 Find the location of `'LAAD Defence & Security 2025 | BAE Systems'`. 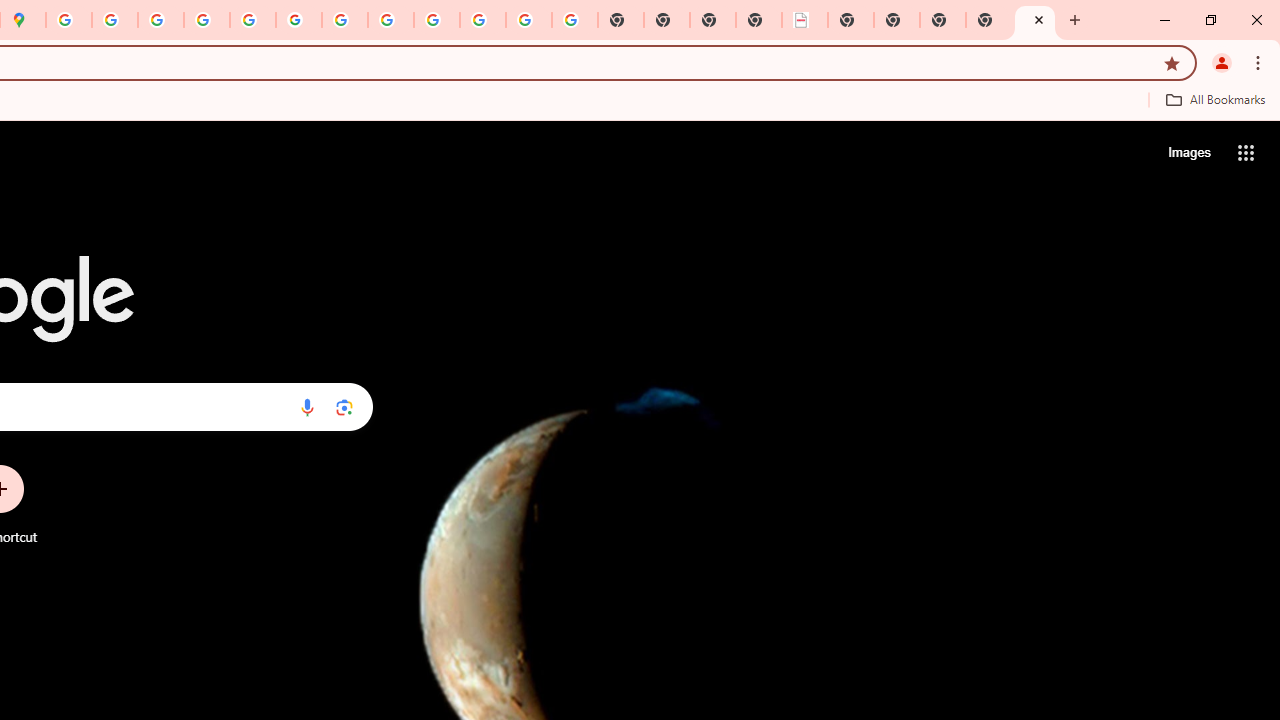

'LAAD Defence & Security 2025 | BAE Systems' is located at coordinates (805, 20).